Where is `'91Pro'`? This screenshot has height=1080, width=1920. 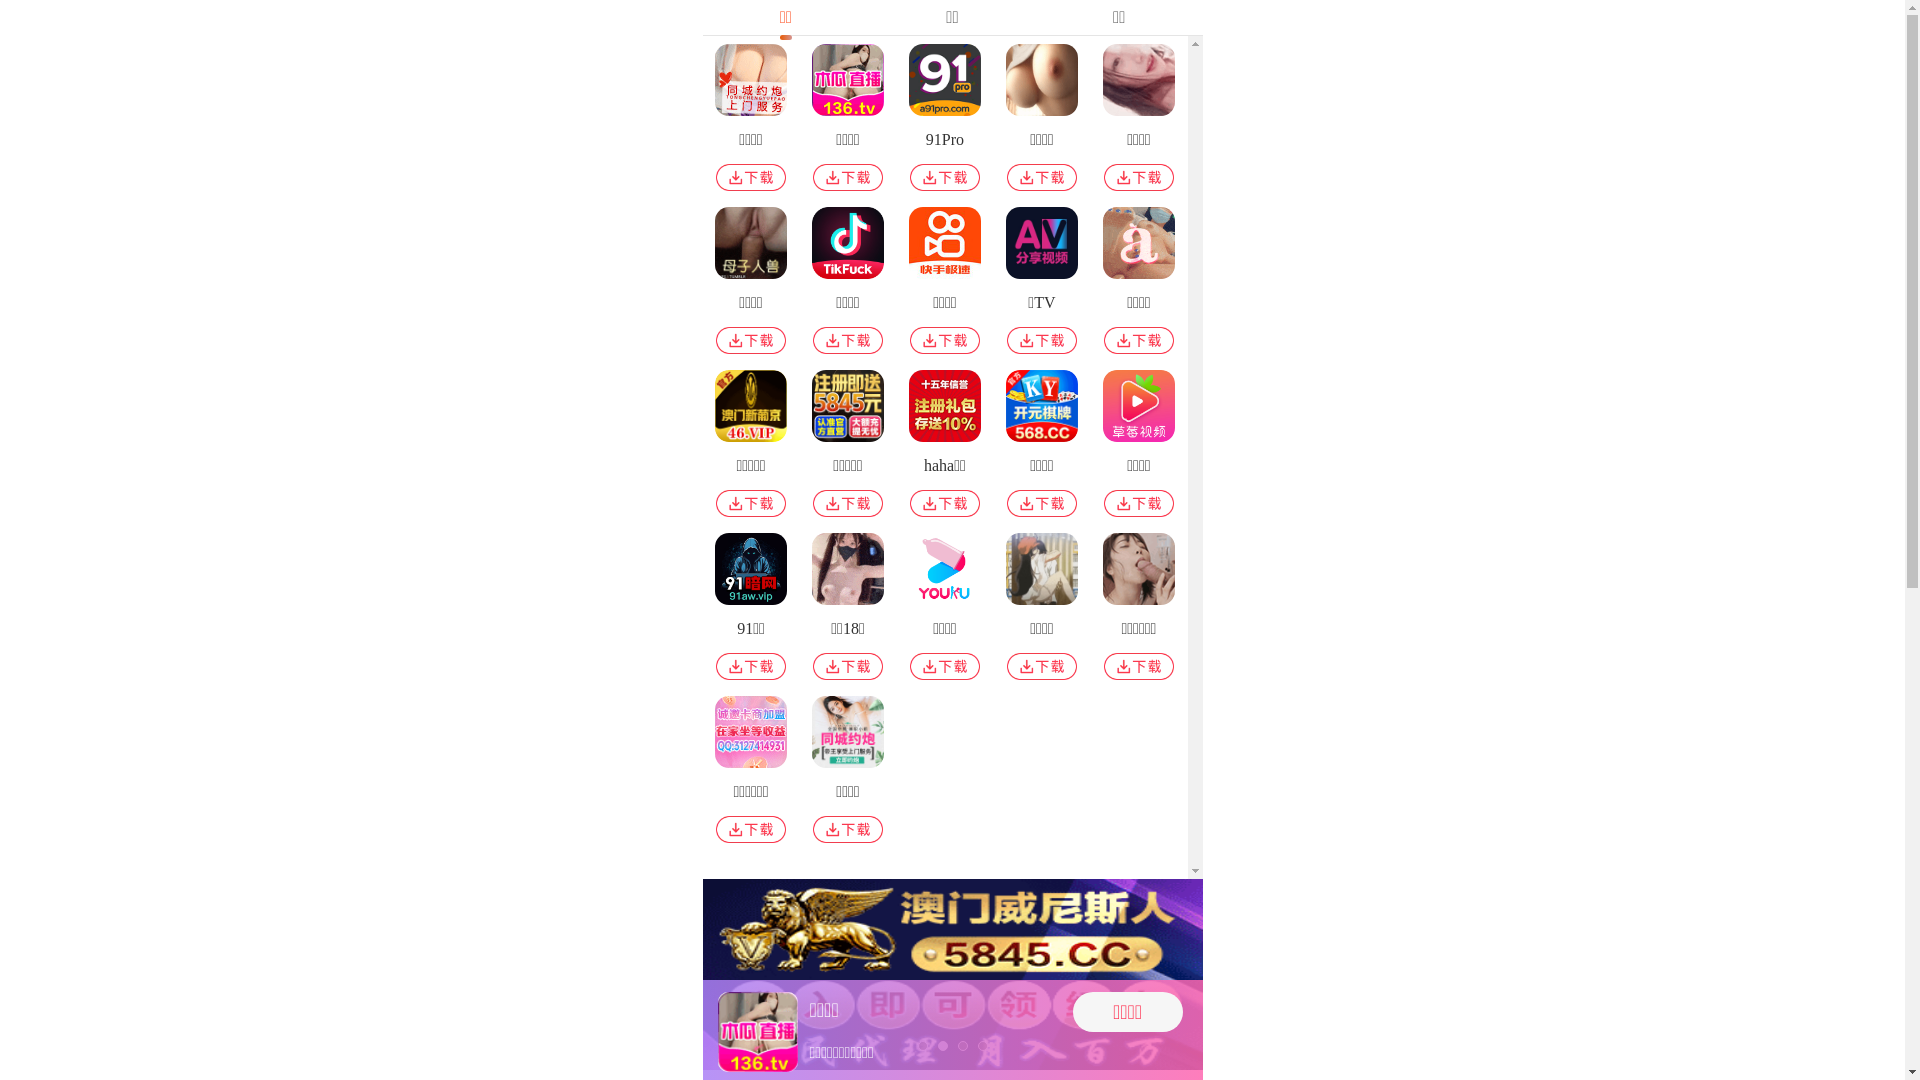
'91Pro' is located at coordinates (895, 121).